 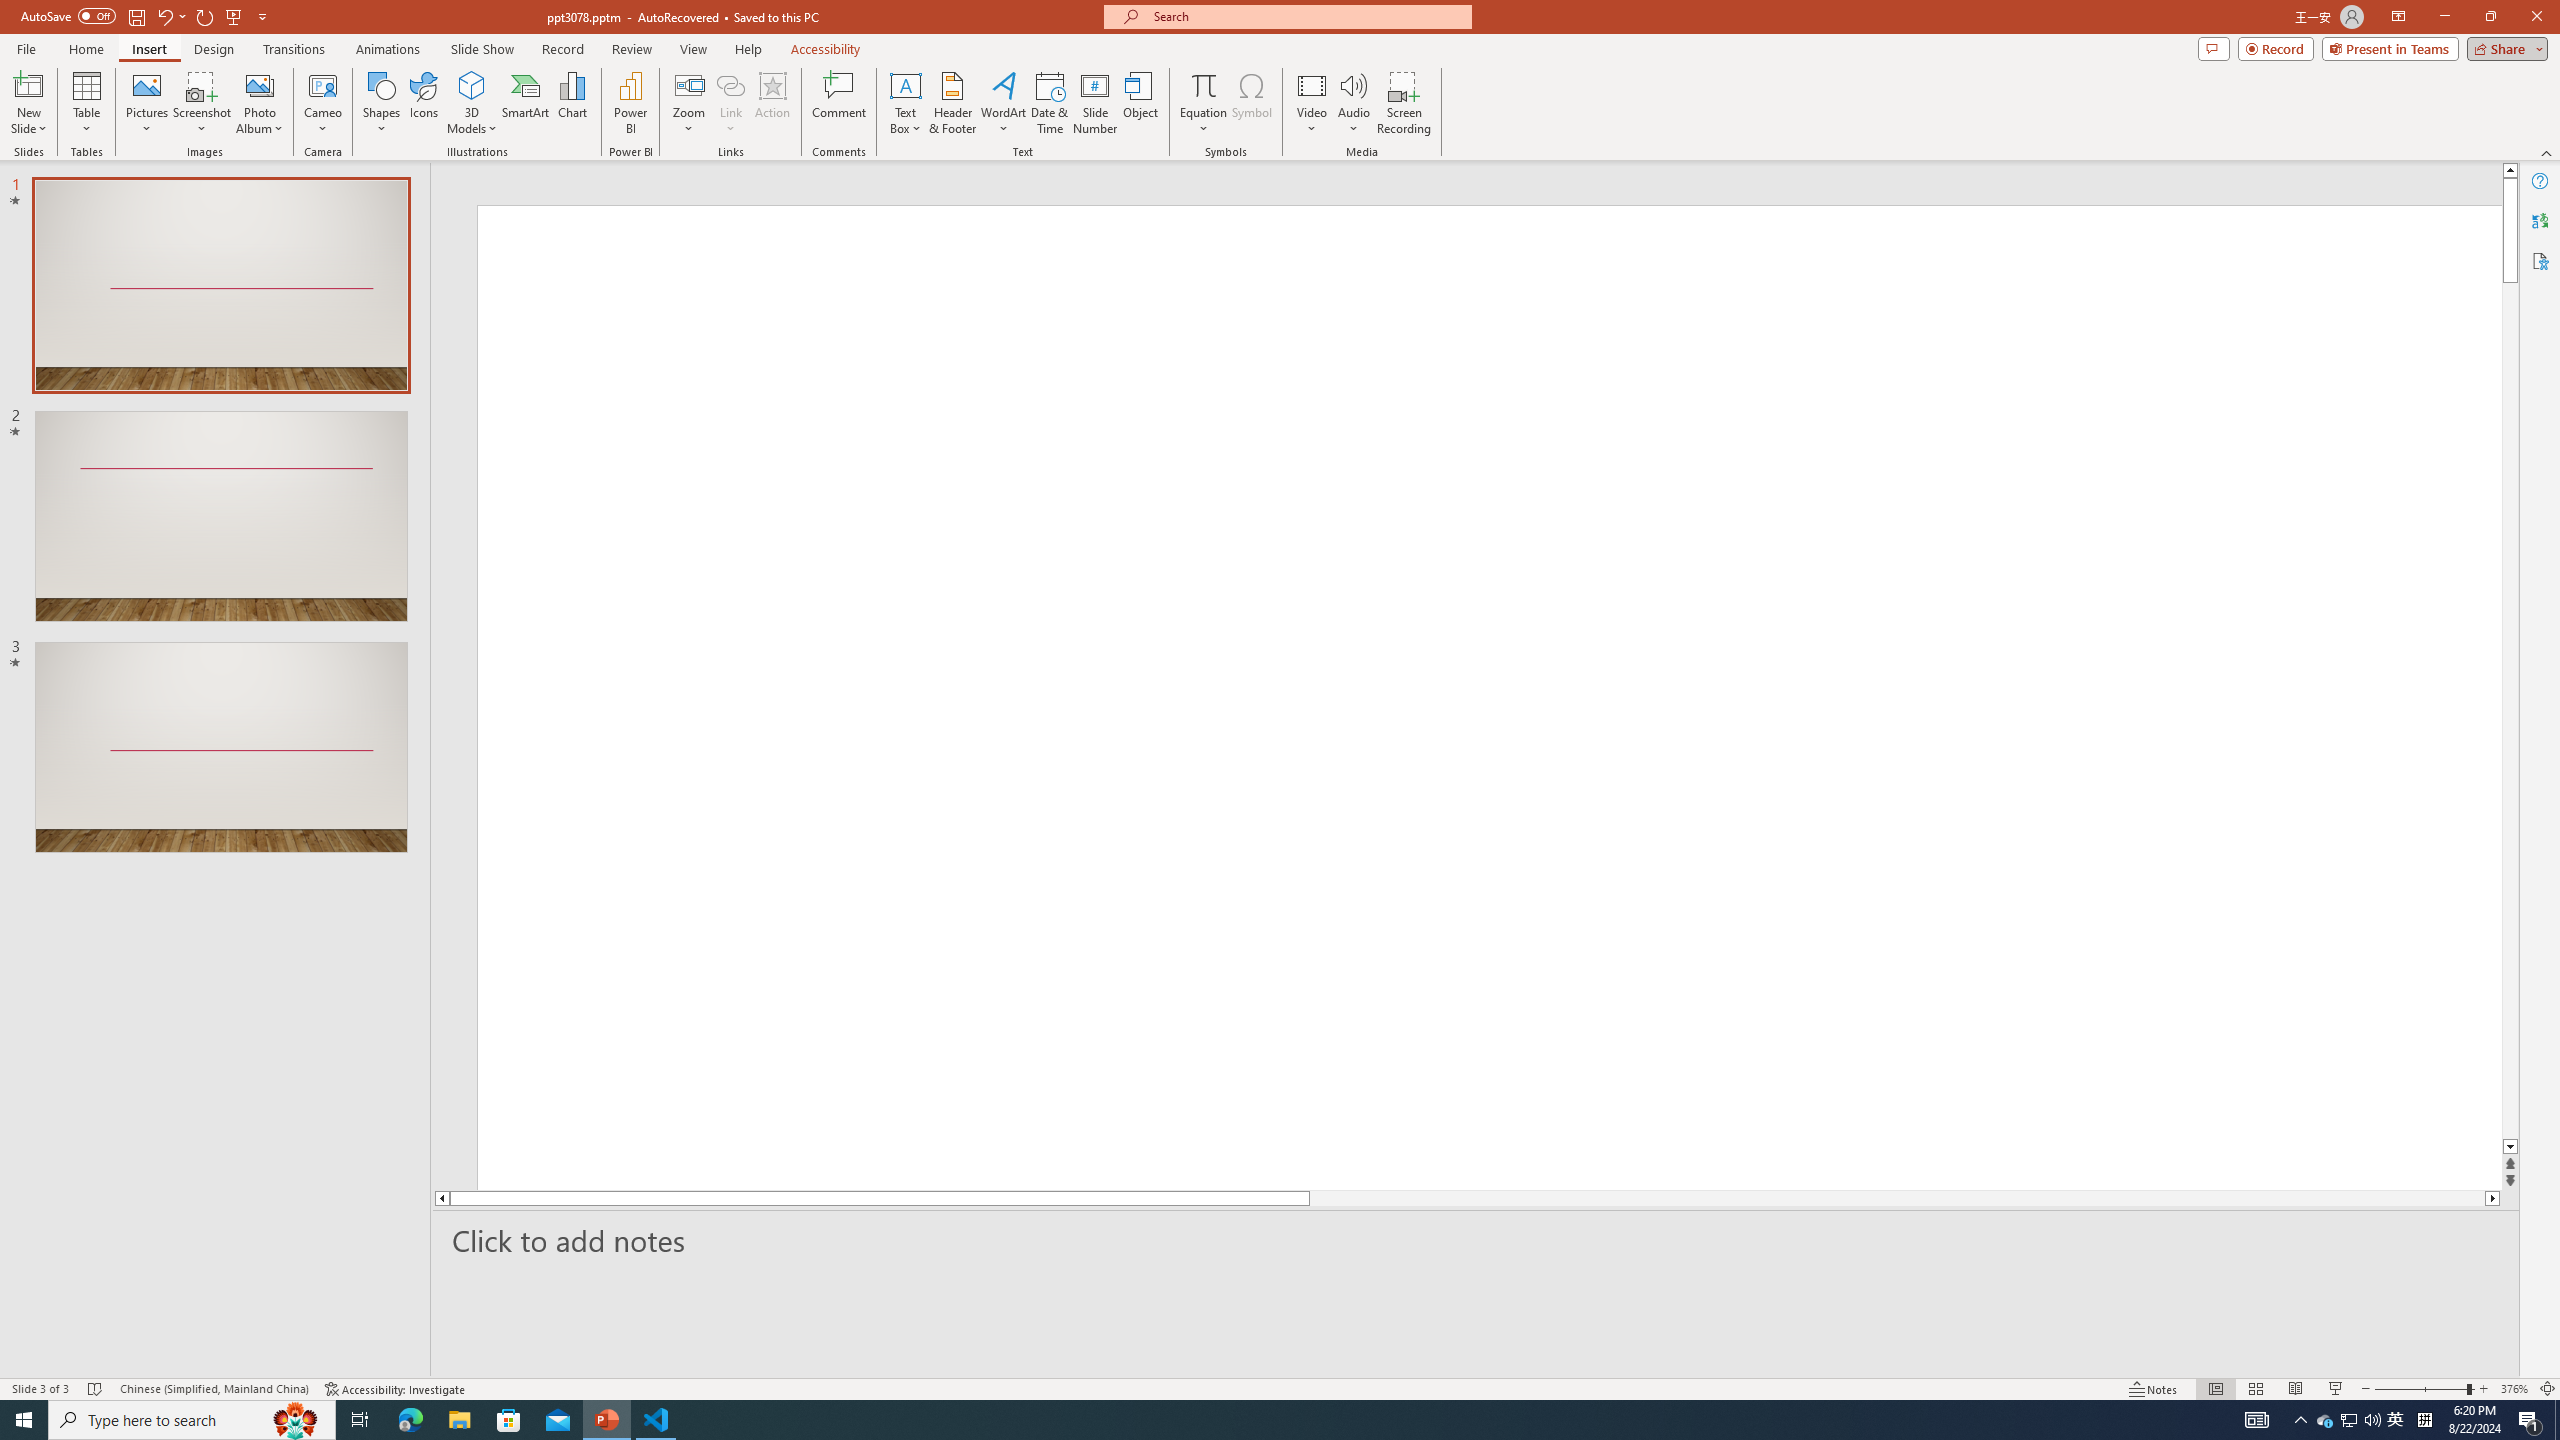 What do you see at coordinates (201, 103) in the screenshot?
I see `'Screenshot'` at bounding box center [201, 103].